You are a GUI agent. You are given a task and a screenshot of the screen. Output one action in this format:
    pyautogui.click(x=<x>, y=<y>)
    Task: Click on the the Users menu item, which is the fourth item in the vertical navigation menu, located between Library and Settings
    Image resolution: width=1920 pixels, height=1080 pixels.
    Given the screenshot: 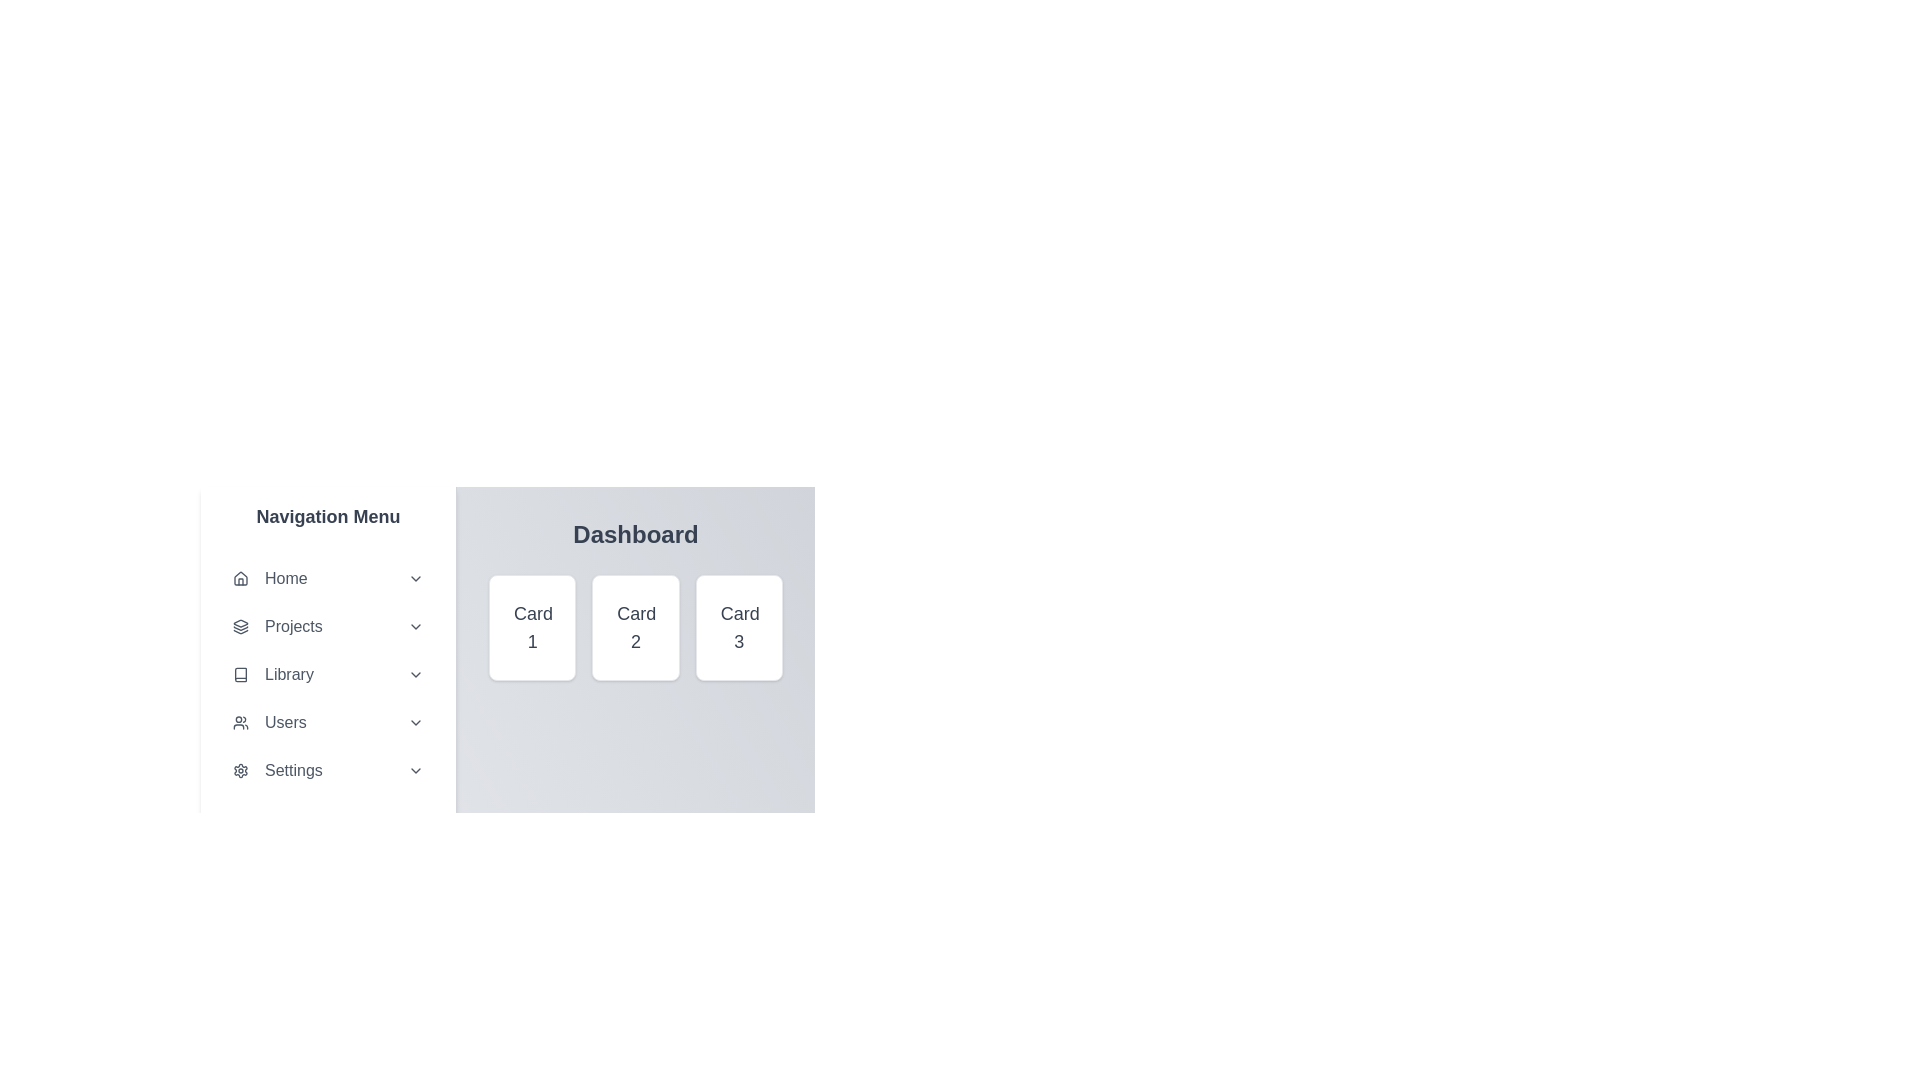 What is the action you would take?
    pyautogui.click(x=328, y=722)
    